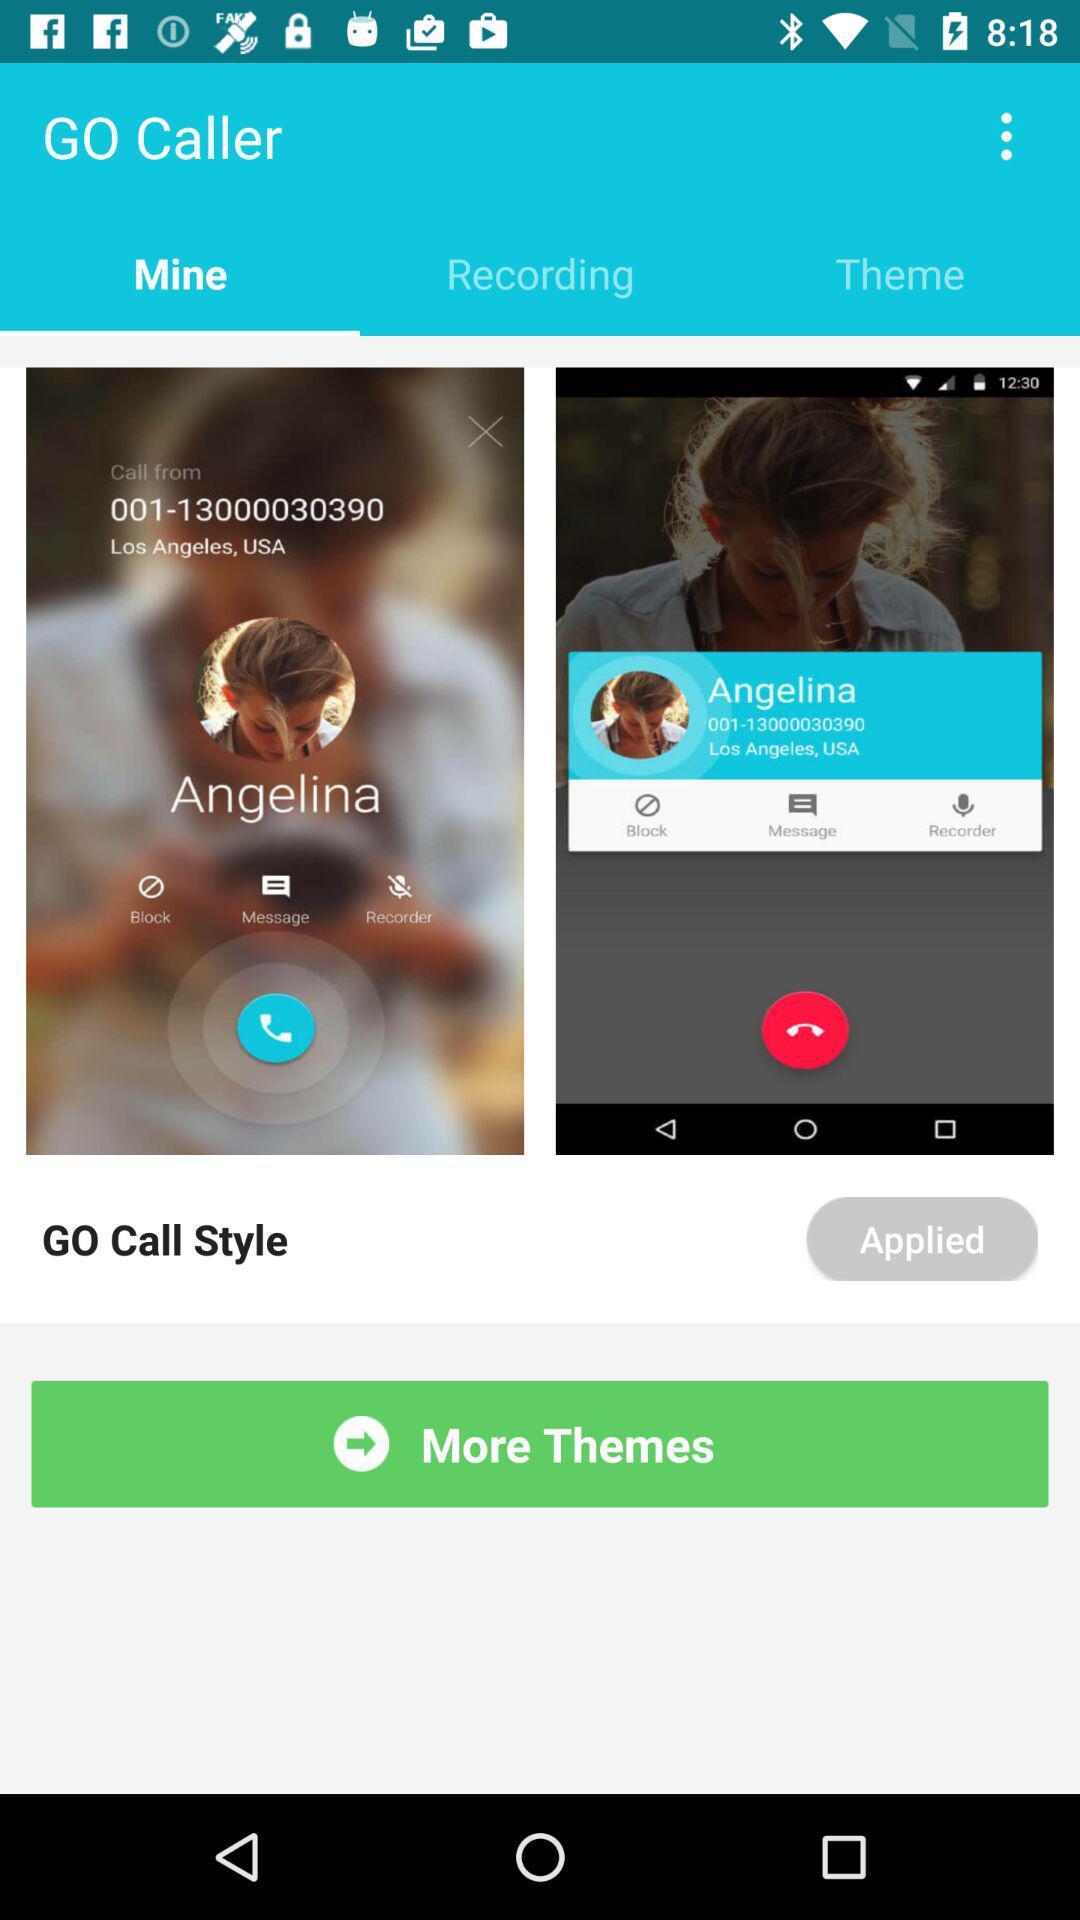  Describe the element at coordinates (275, 760) in the screenshot. I see `the icon above go call style item` at that location.